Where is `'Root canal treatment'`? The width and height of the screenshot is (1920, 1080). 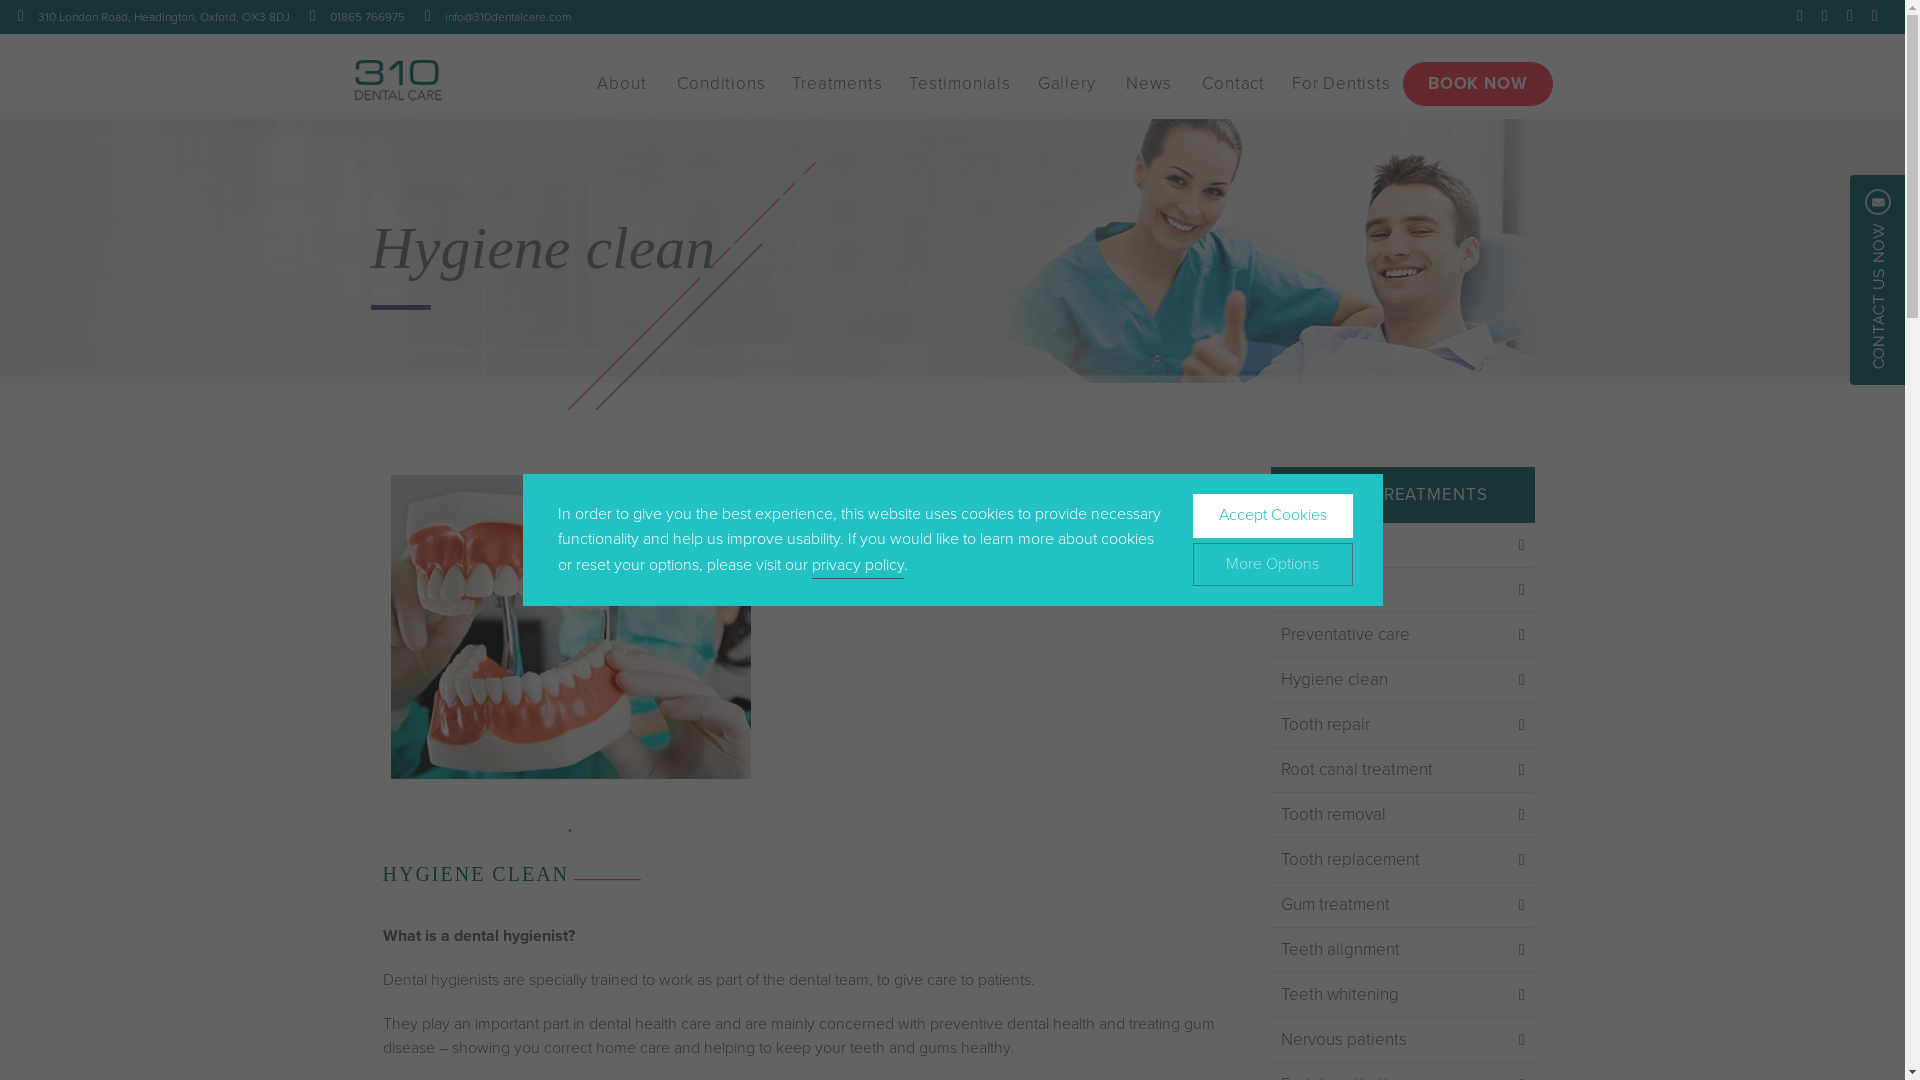 'Root canal treatment' is located at coordinates (1400, 769).